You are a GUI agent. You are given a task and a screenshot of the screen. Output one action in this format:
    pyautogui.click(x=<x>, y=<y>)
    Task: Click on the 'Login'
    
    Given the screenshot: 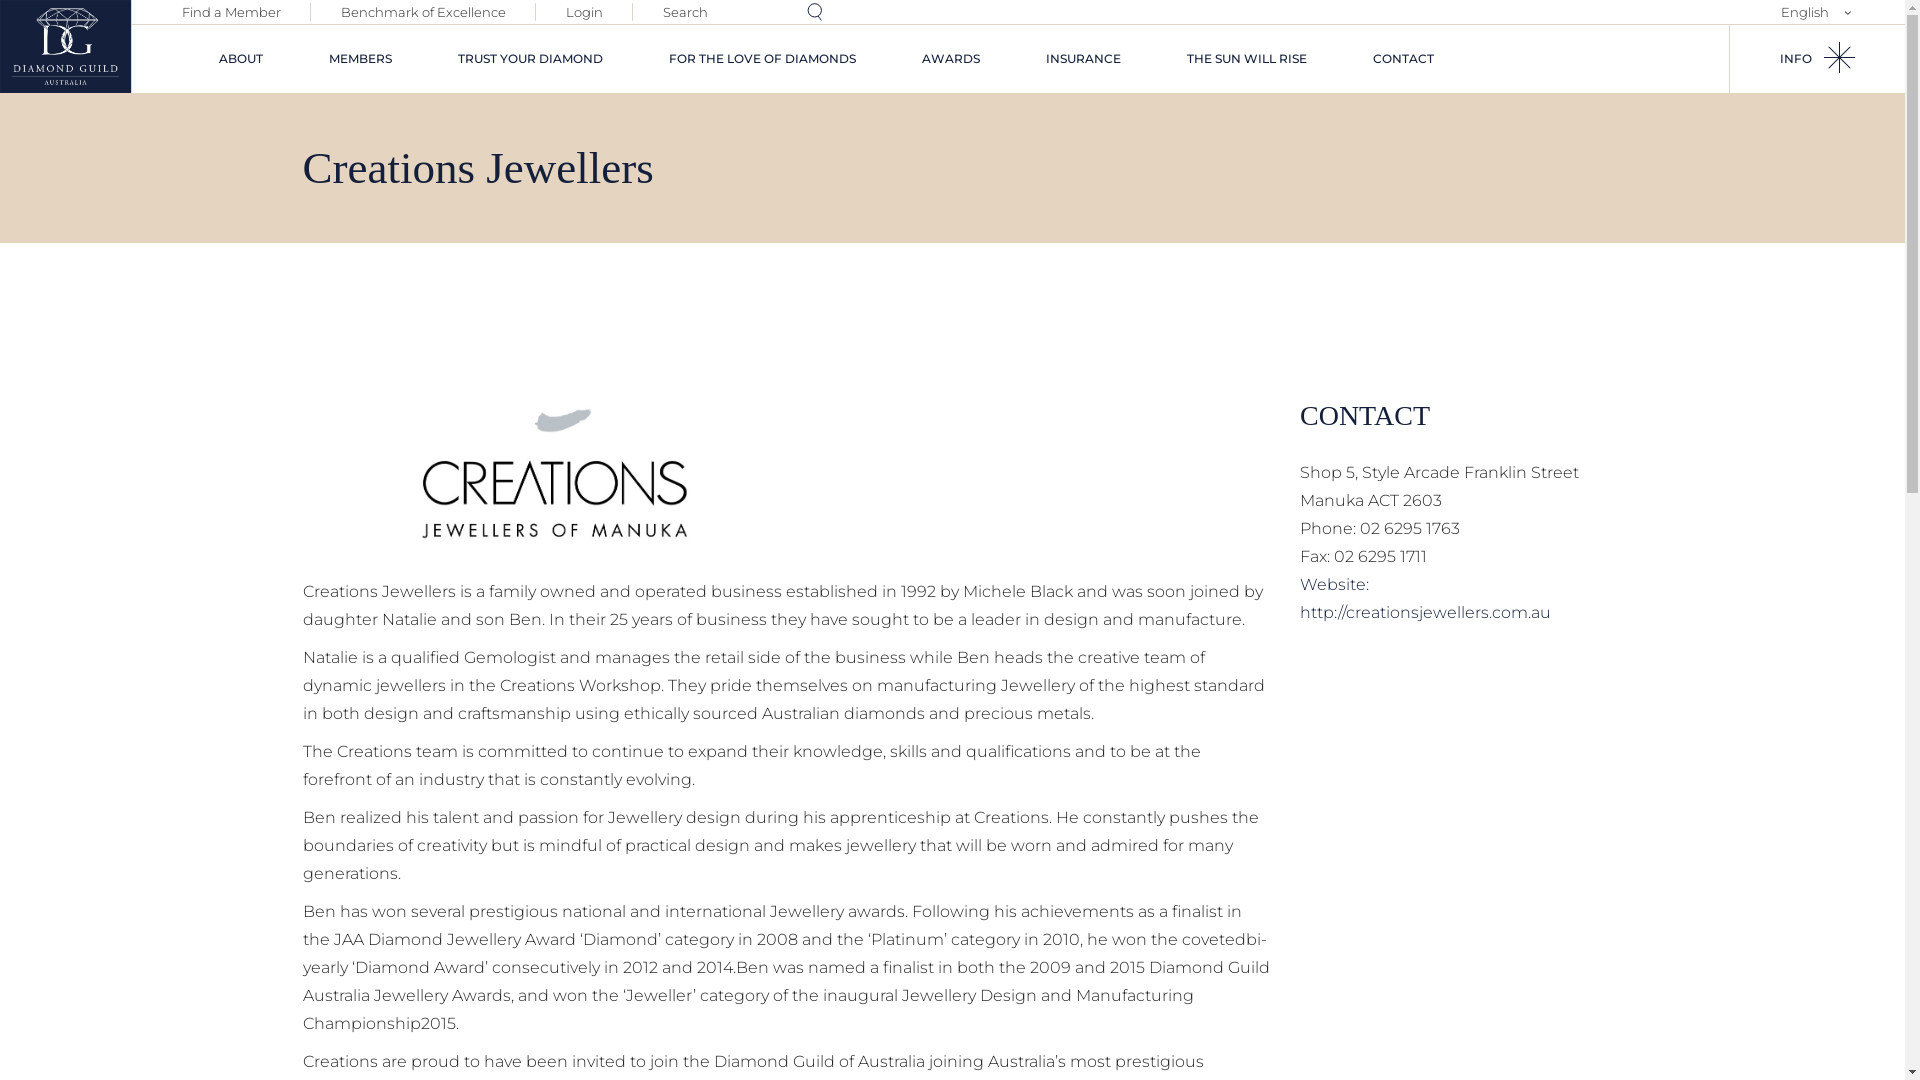 What is the action you would take?
    pyautogui.click(x=583, y=11)
    